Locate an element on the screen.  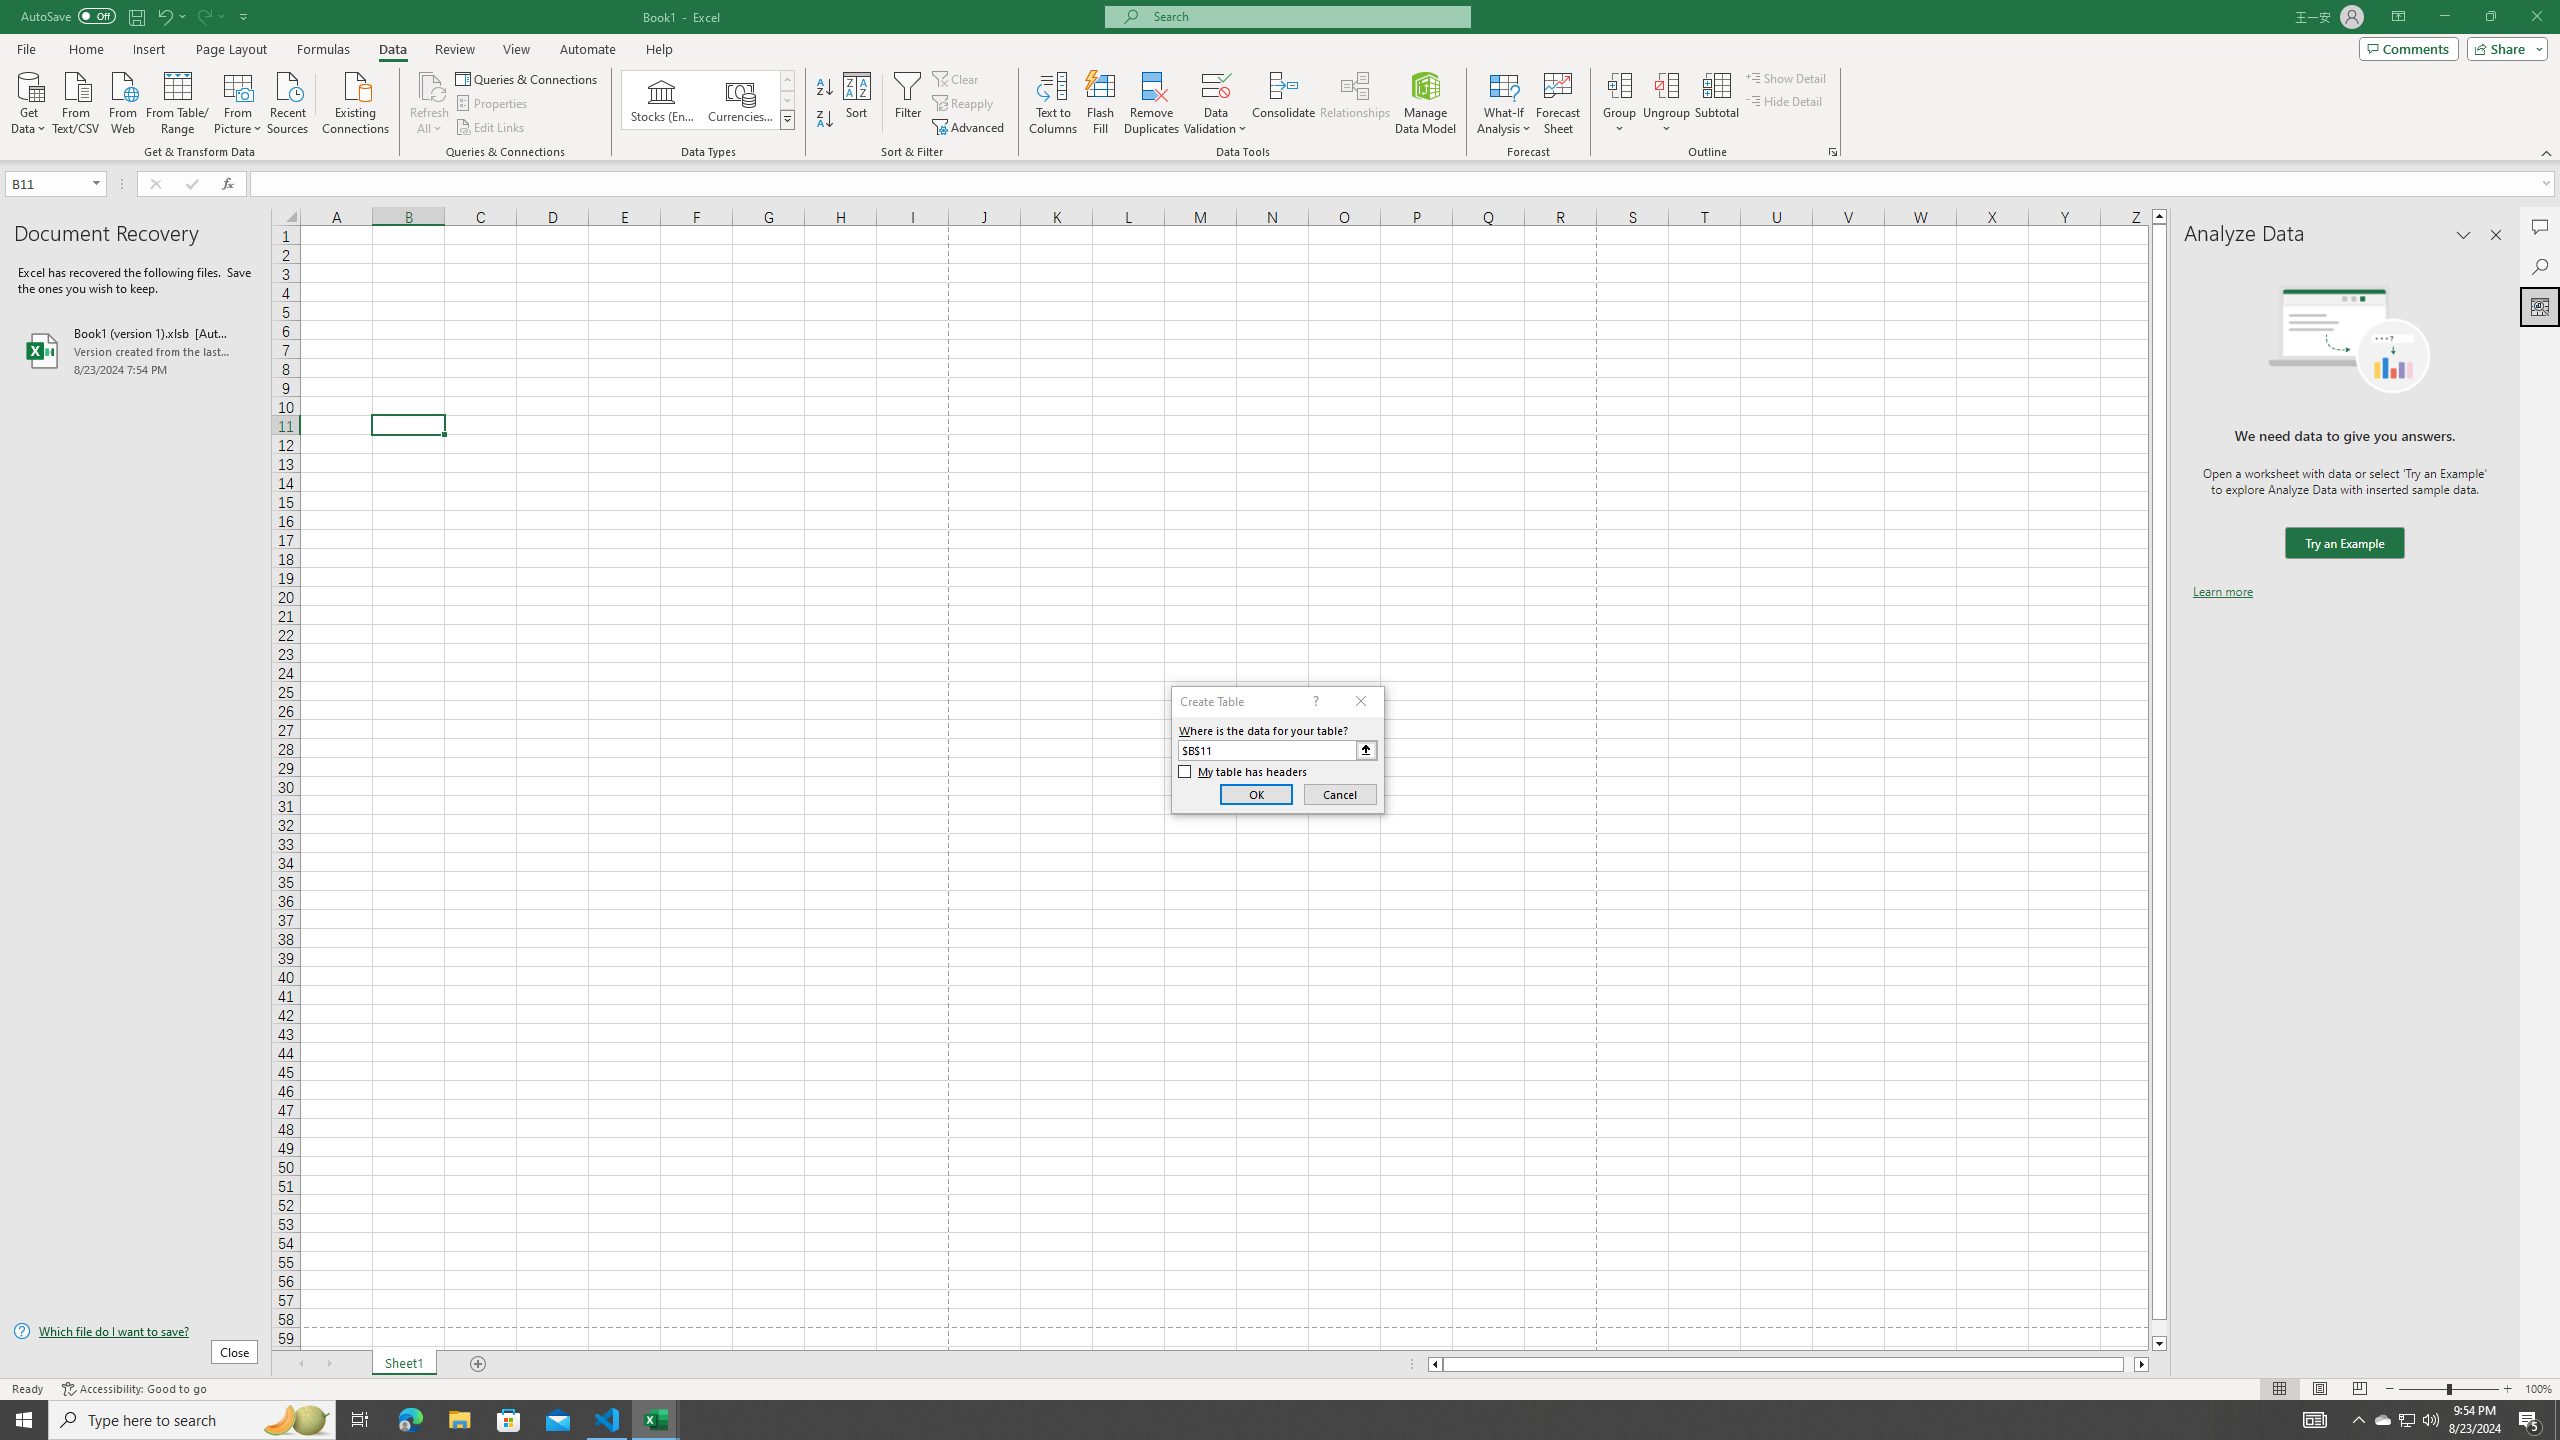
'Row Down' is located at coordinates (787, 99).